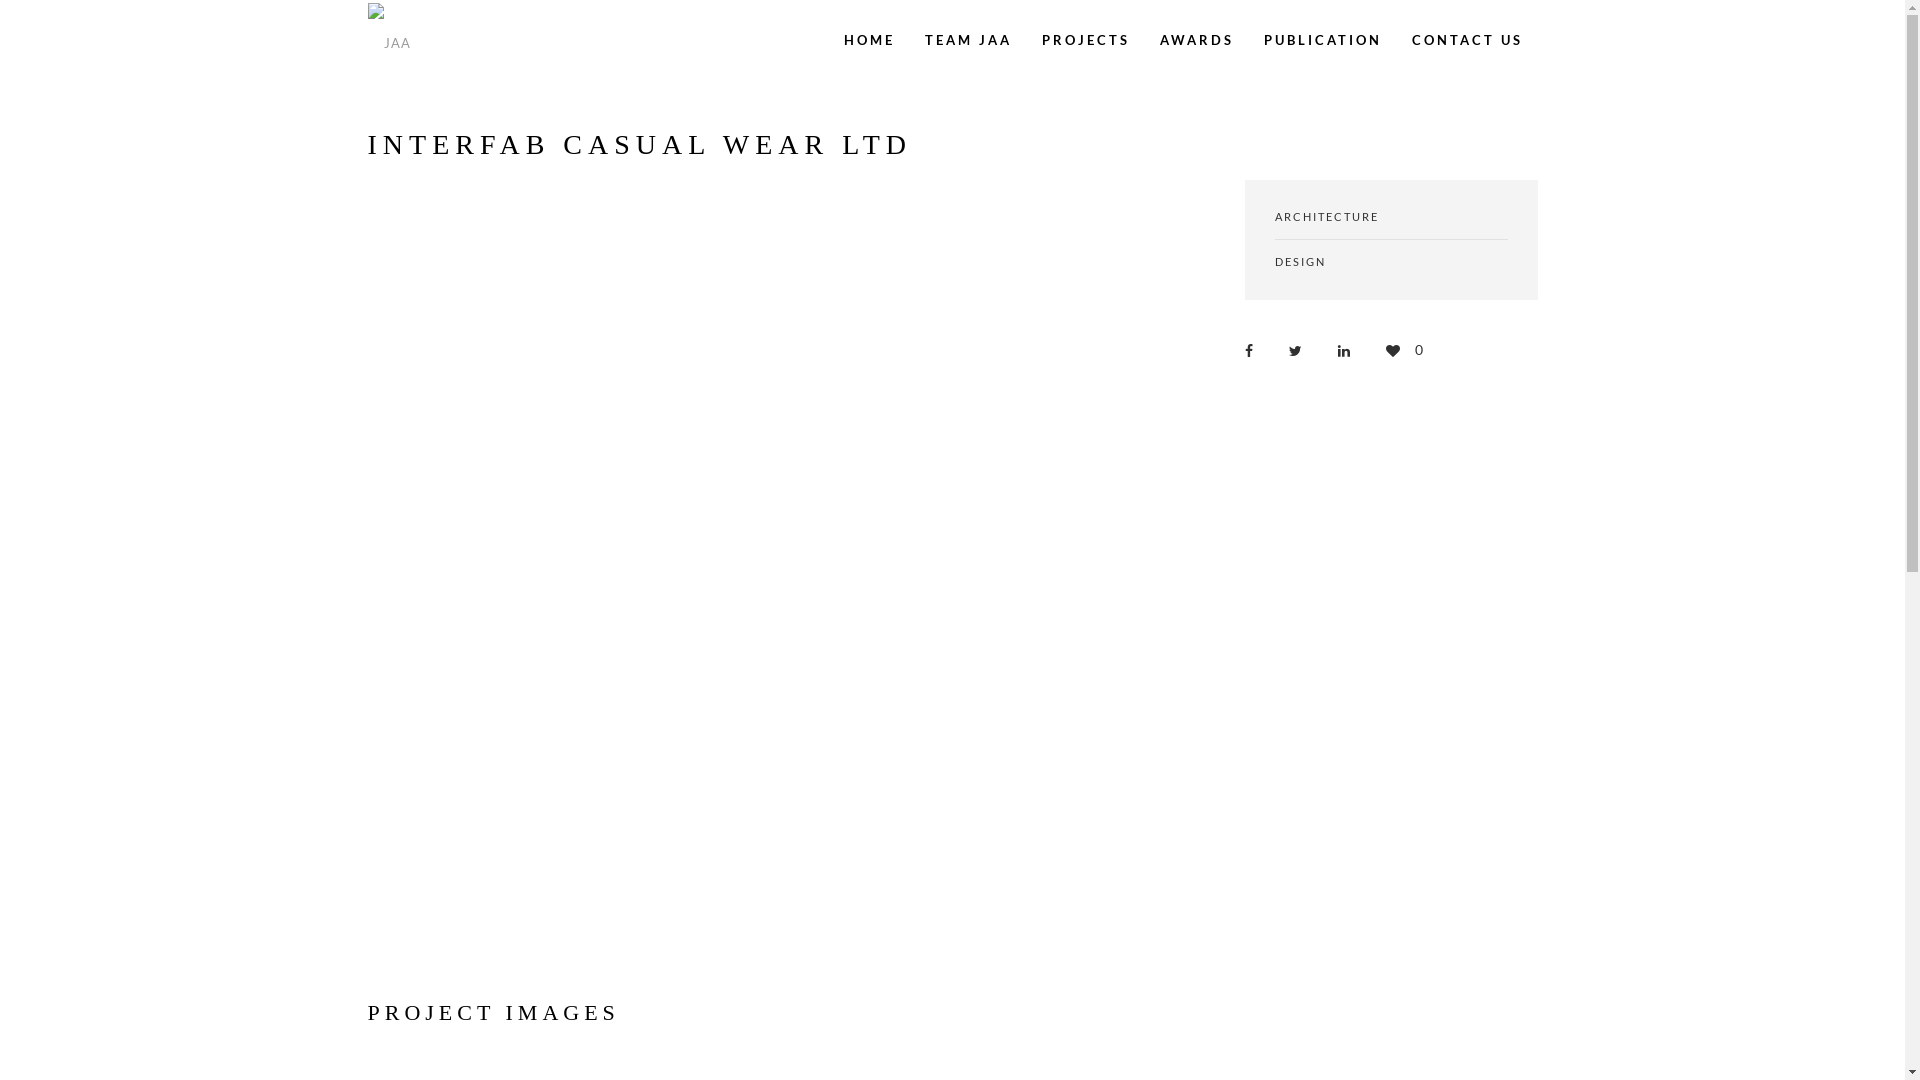  Describe the element at coordinates (1321, 39) in the screenshot. I see `'PUBLICATION'` at that location.